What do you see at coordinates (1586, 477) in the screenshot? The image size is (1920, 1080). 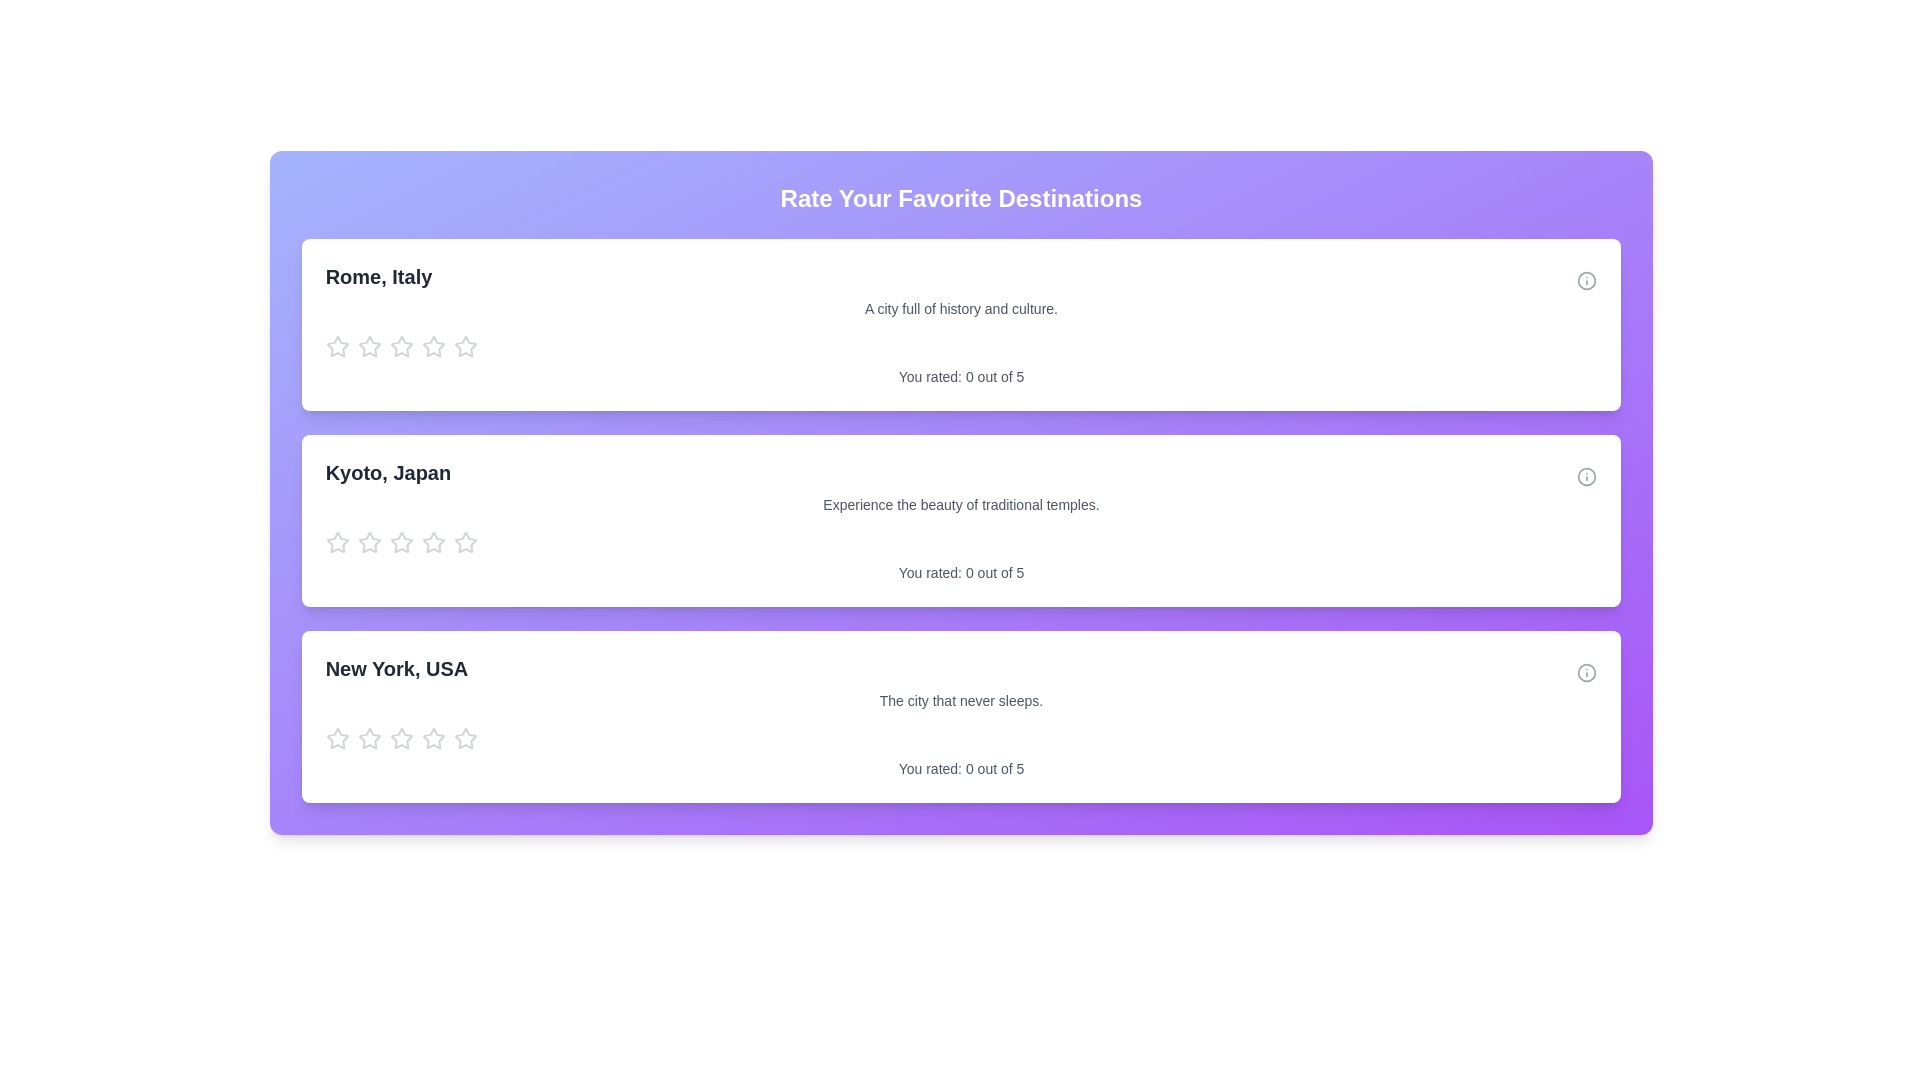 I see `the circular graphical element in the upper-right corner of the second list item related to 'Kyoto, Japan'` at bounding box center [1586, 477].